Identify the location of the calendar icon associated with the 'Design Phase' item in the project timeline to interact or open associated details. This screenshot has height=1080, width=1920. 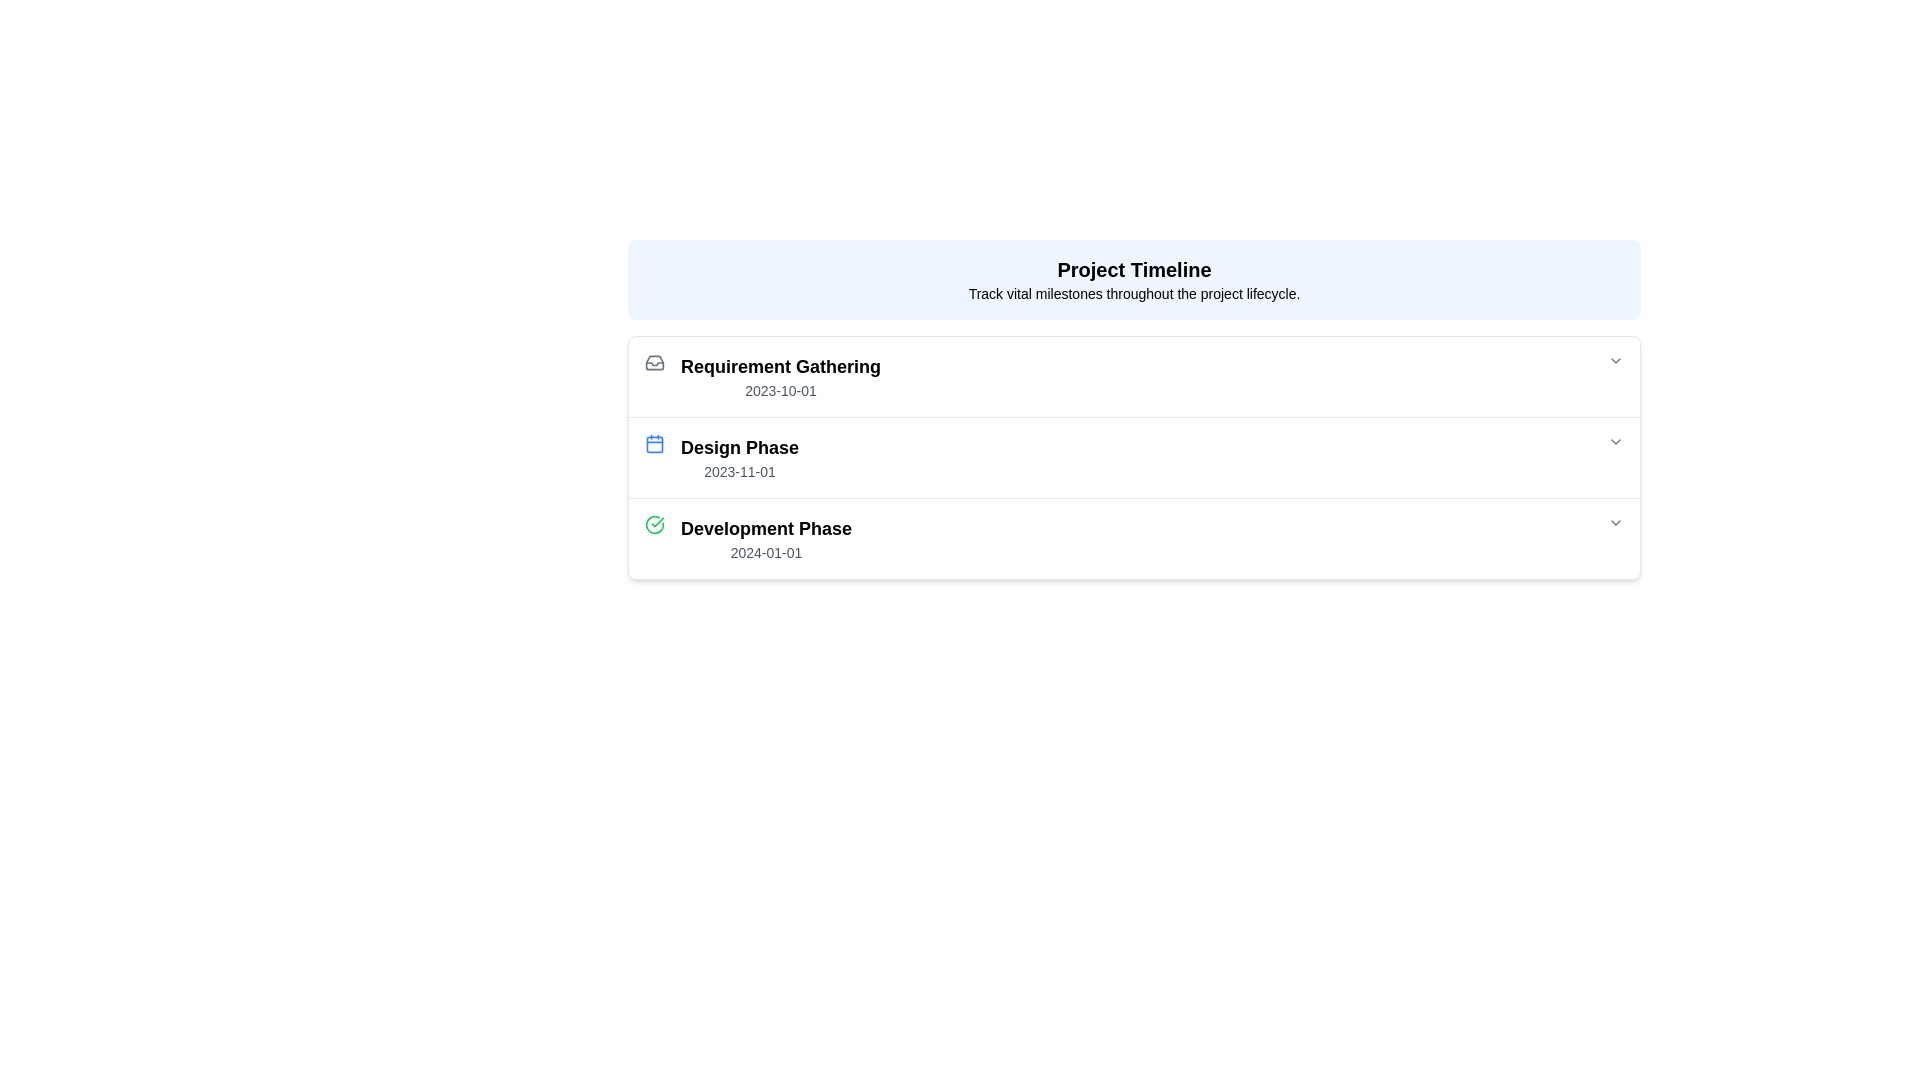
(654, 458).